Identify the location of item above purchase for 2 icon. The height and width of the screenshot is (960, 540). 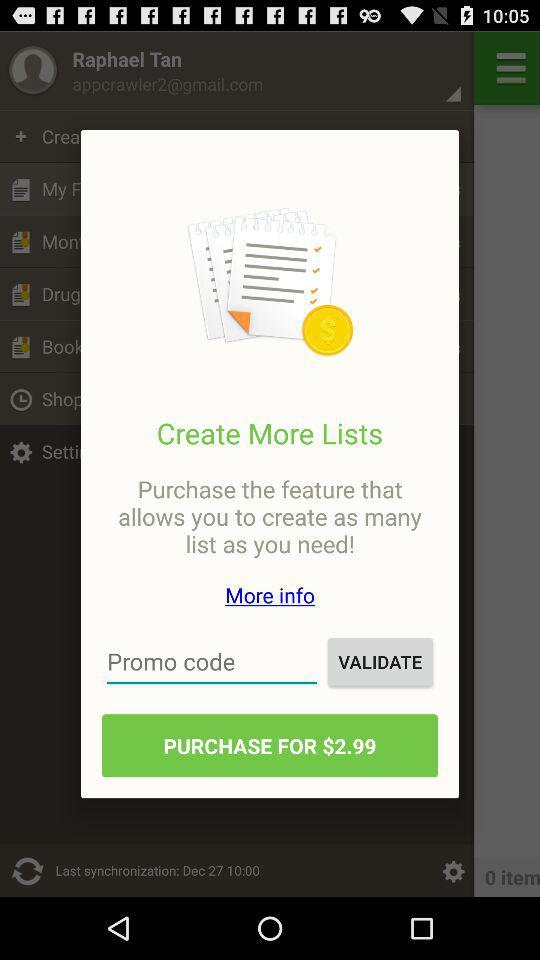
(211, 661).